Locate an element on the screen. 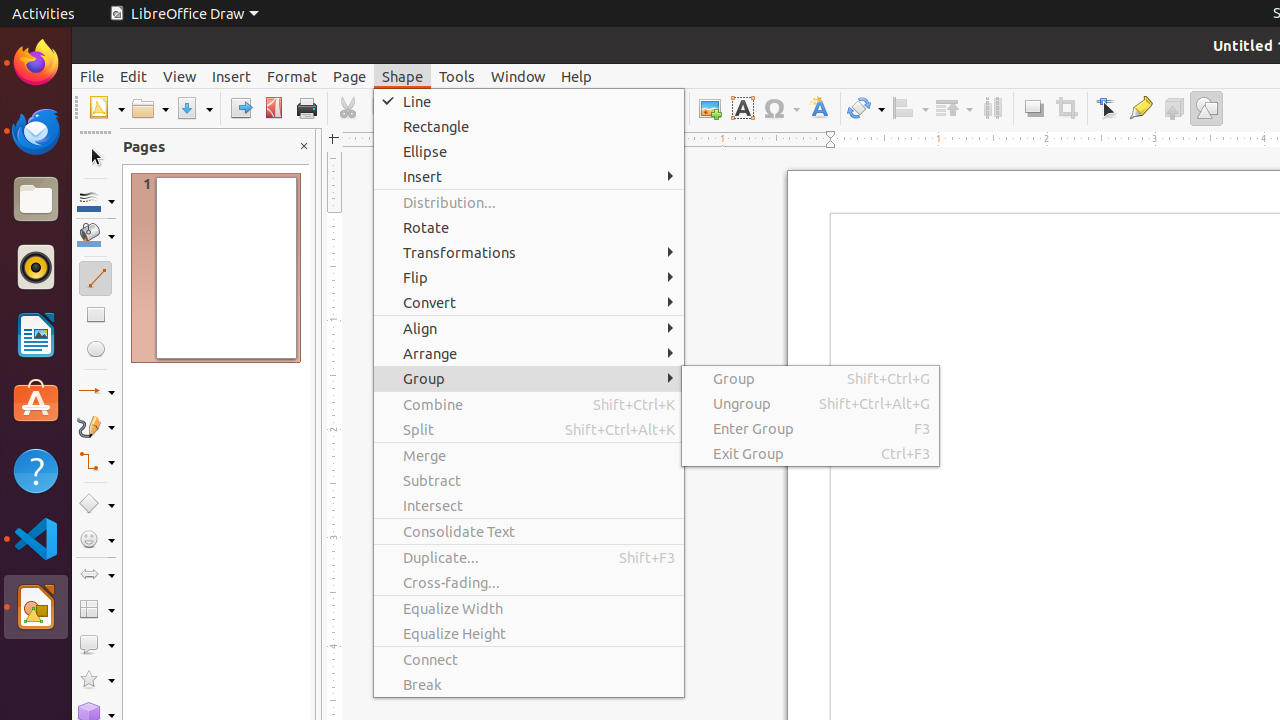 The width and height of the screenshot is (1280, 720). 'Close Pane' is located at coordinates (302, 145).